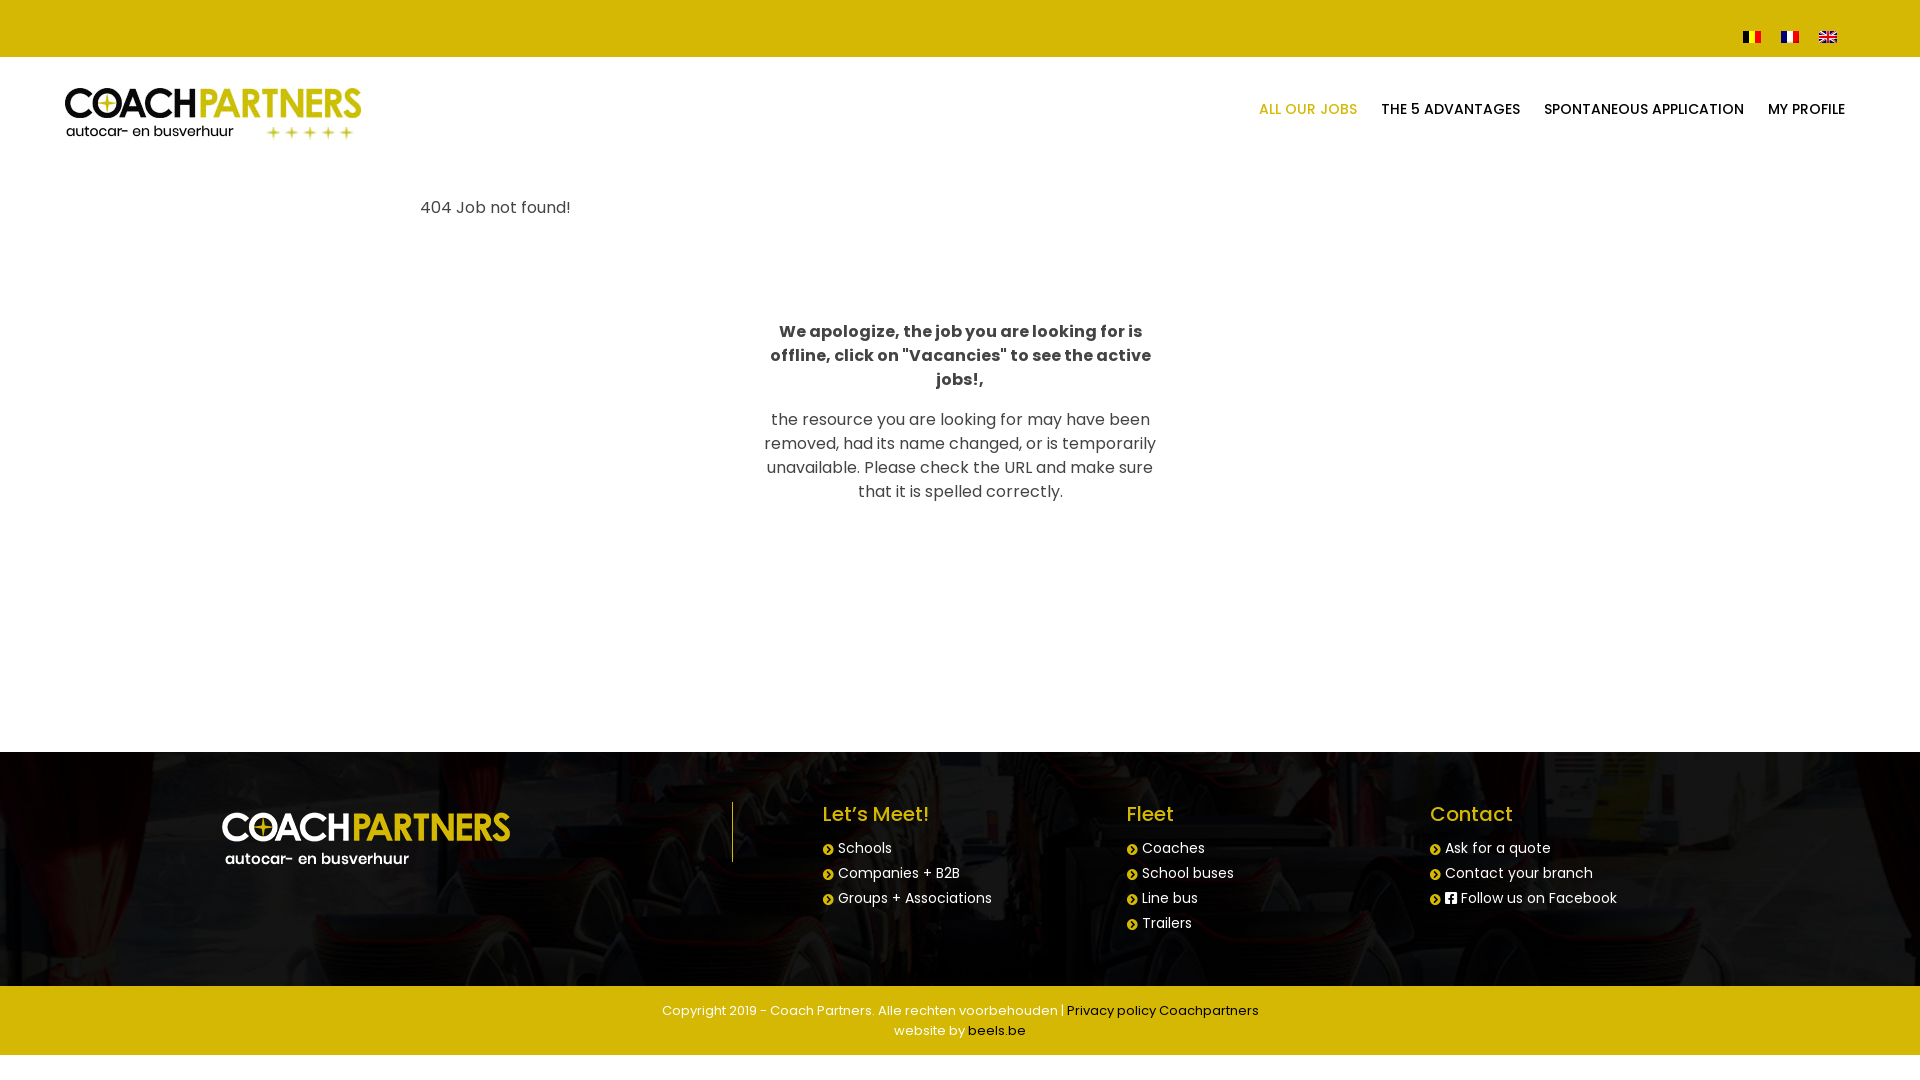 The image size is (1920, 1080). I want to click on 'School buses', so click(1142, 871).